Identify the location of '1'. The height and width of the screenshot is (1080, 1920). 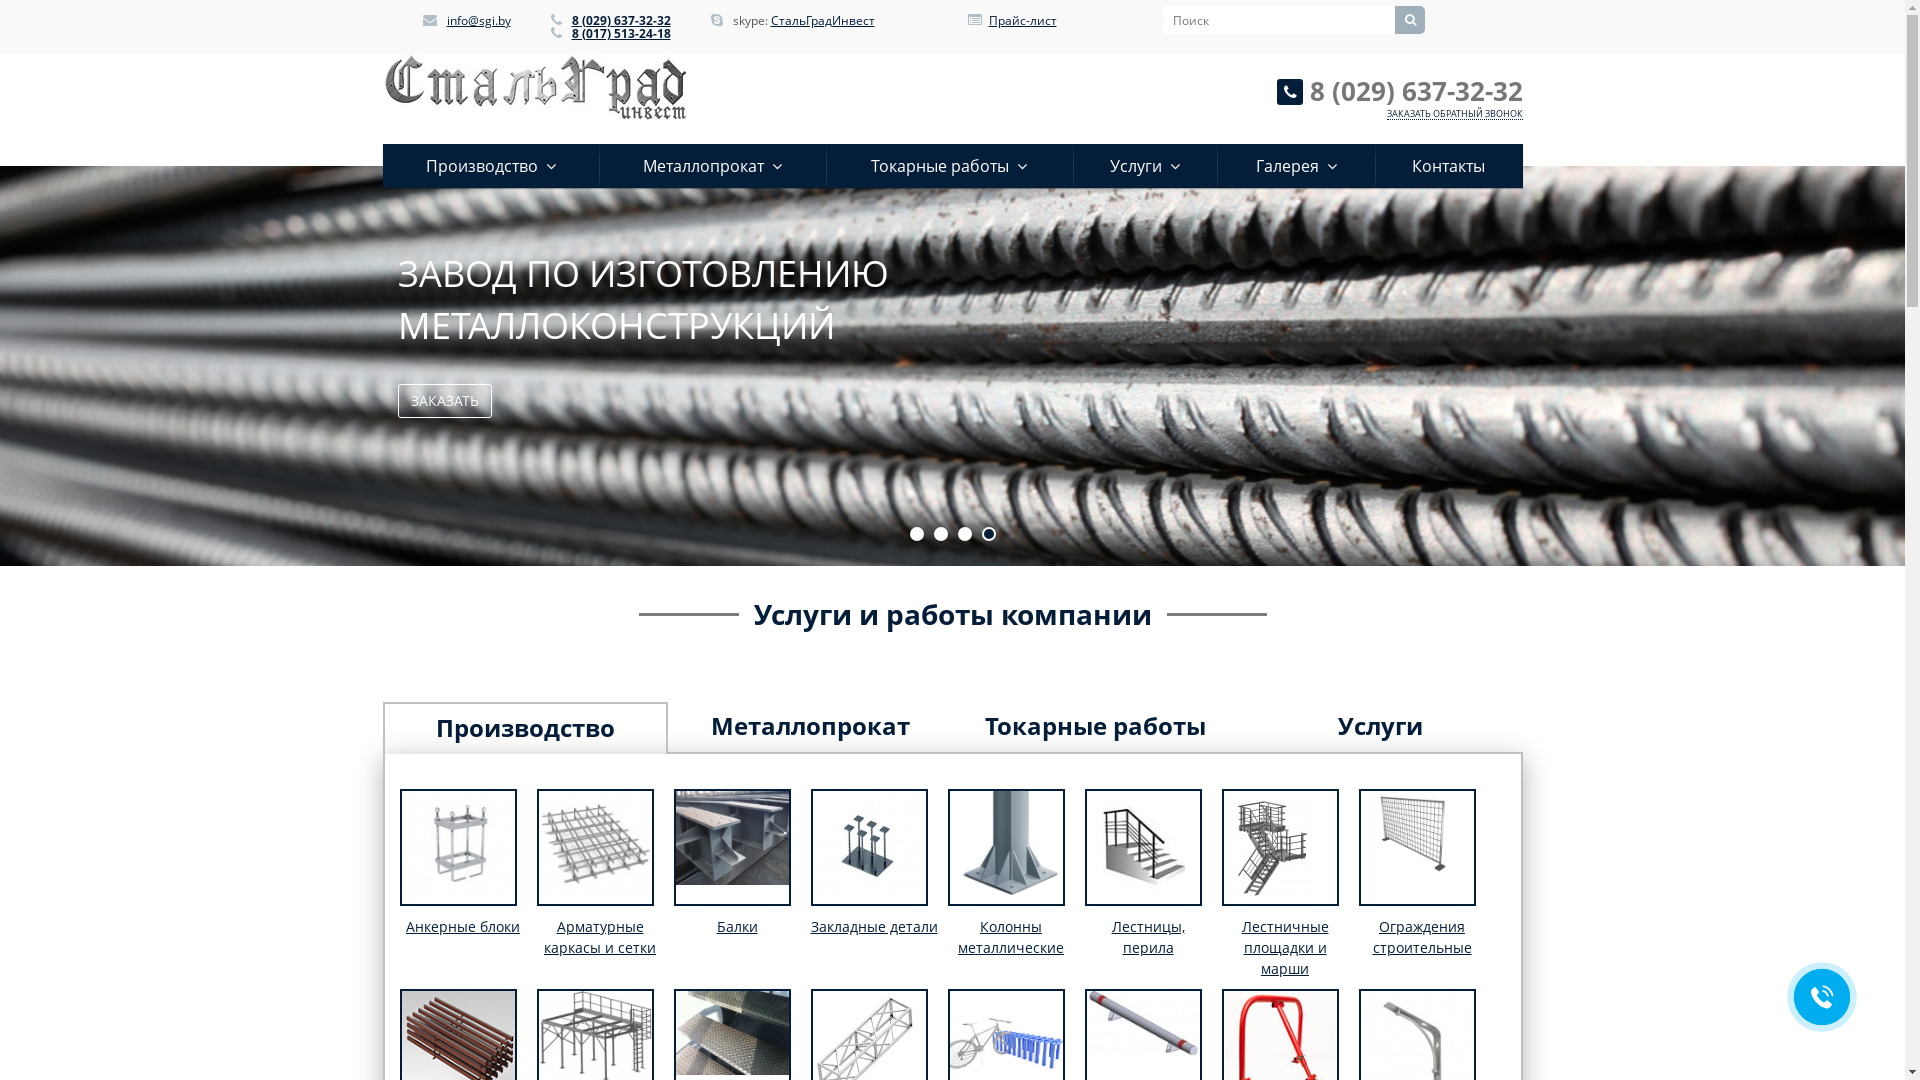
(915, 532).